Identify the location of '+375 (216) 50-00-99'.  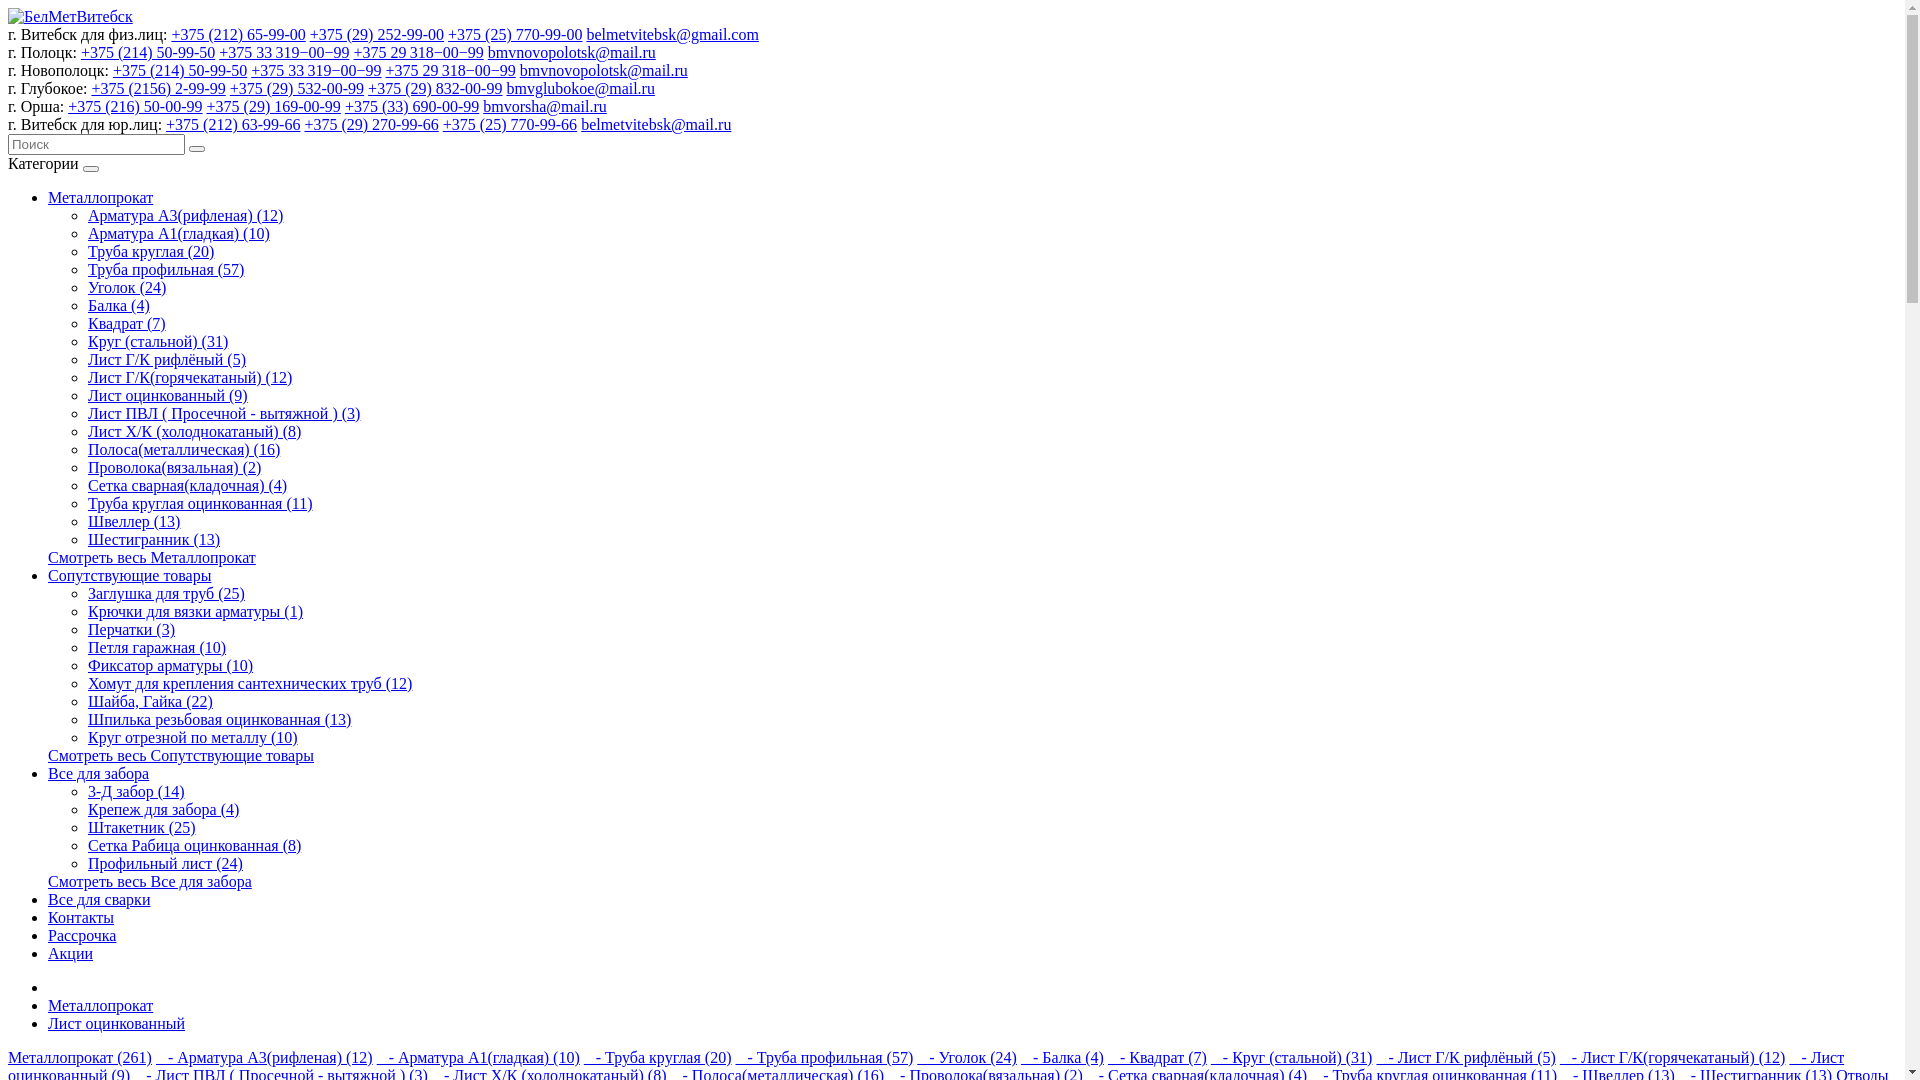
(133, 106).